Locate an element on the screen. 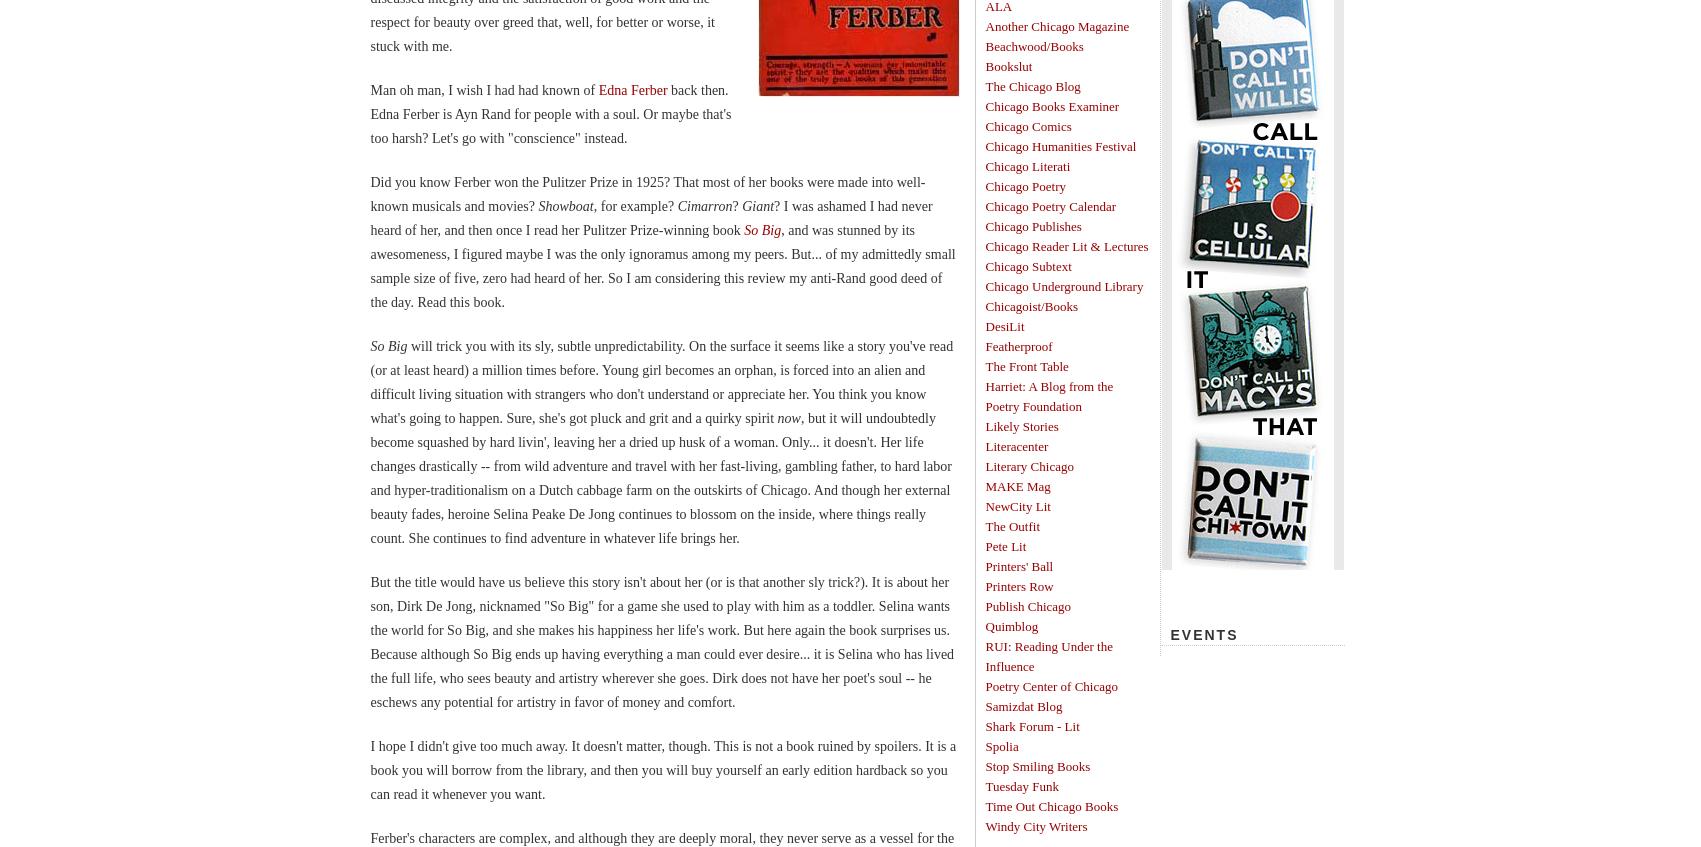 This screenshot has height=847, width=1701. 'Stop Smiling Books' is located at coordinates (985, 765).